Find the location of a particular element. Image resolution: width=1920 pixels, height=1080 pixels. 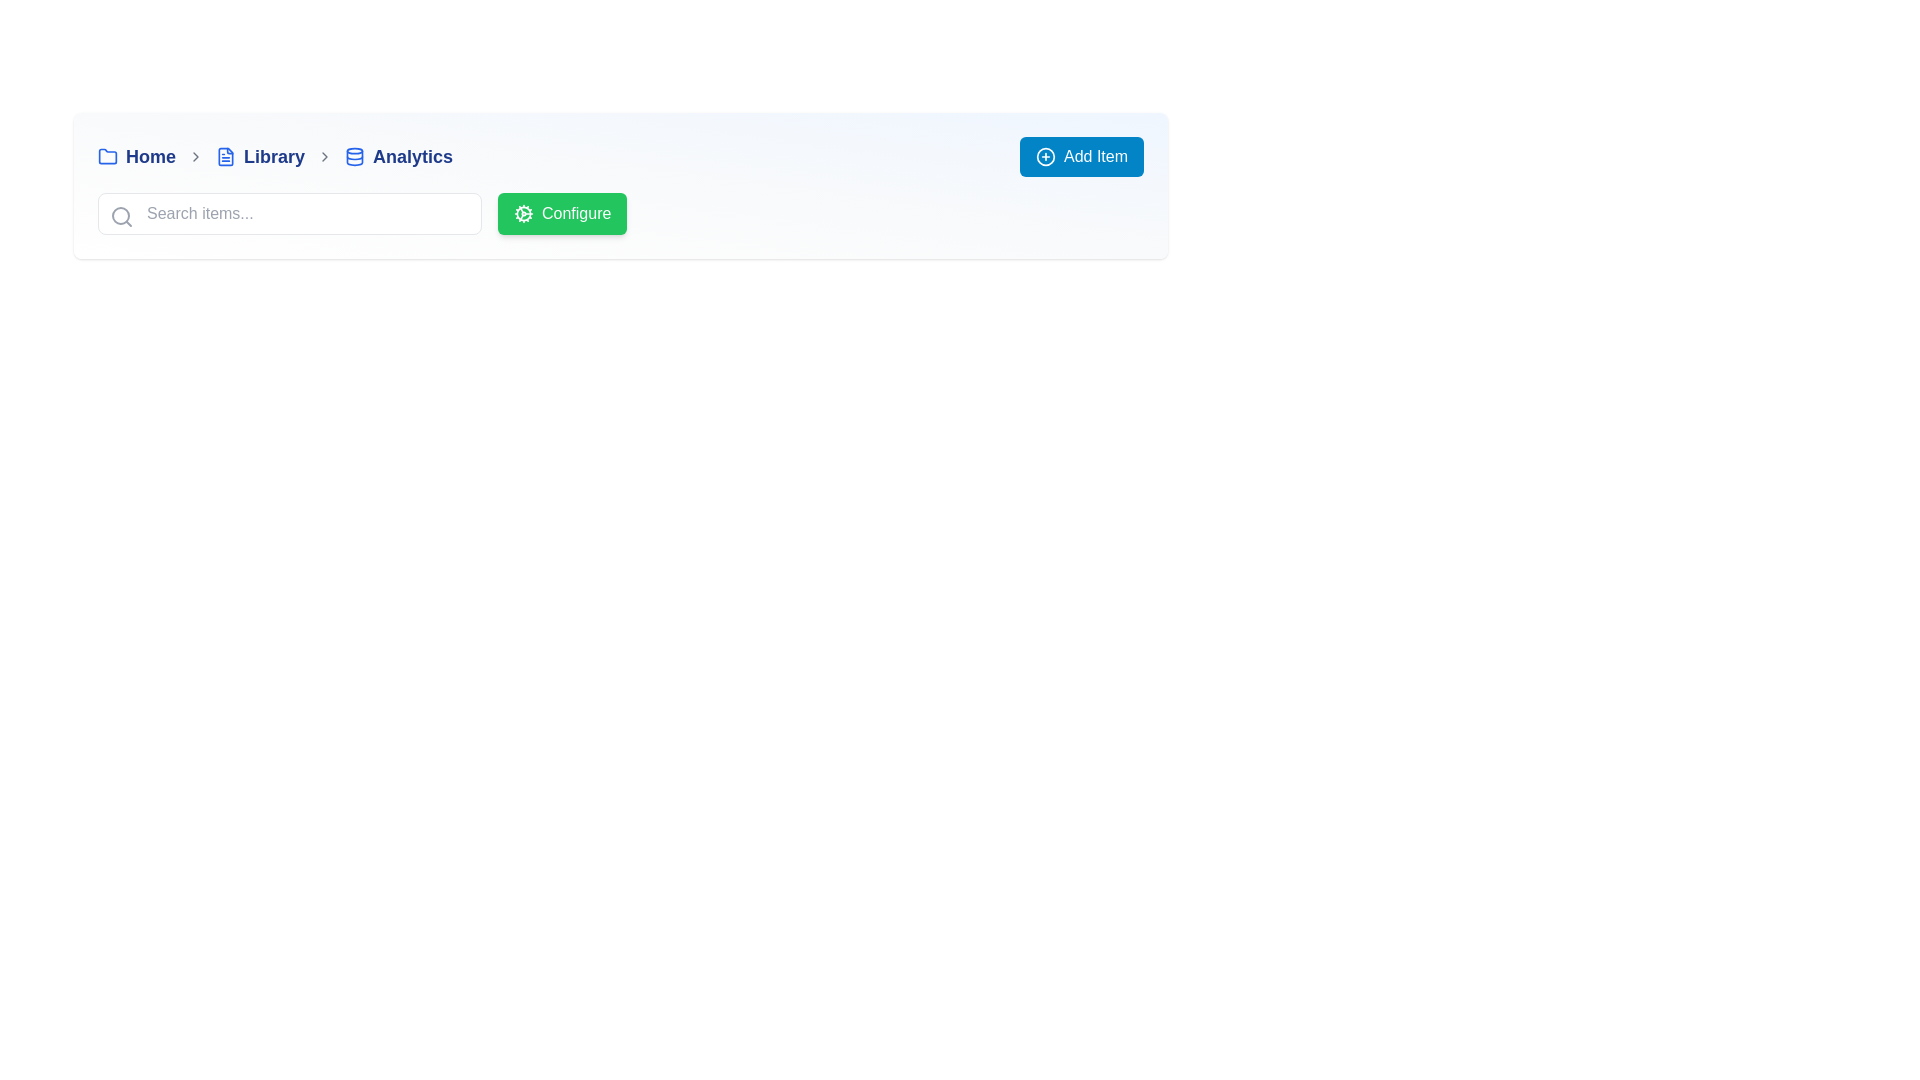

the blue folder icon located in the navigation breadcrumb area before the 'Home' link is located at coordinates (107, 154).